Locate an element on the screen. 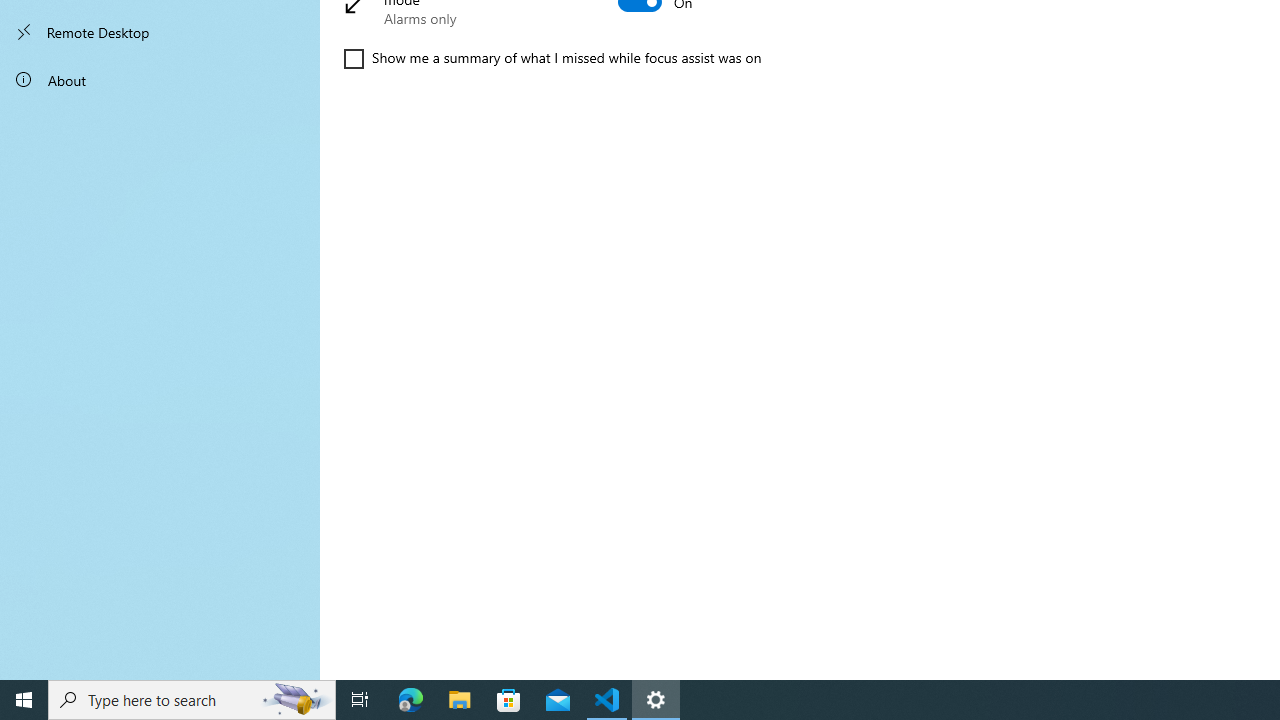  'Start' is located at coordinates (24, 698).